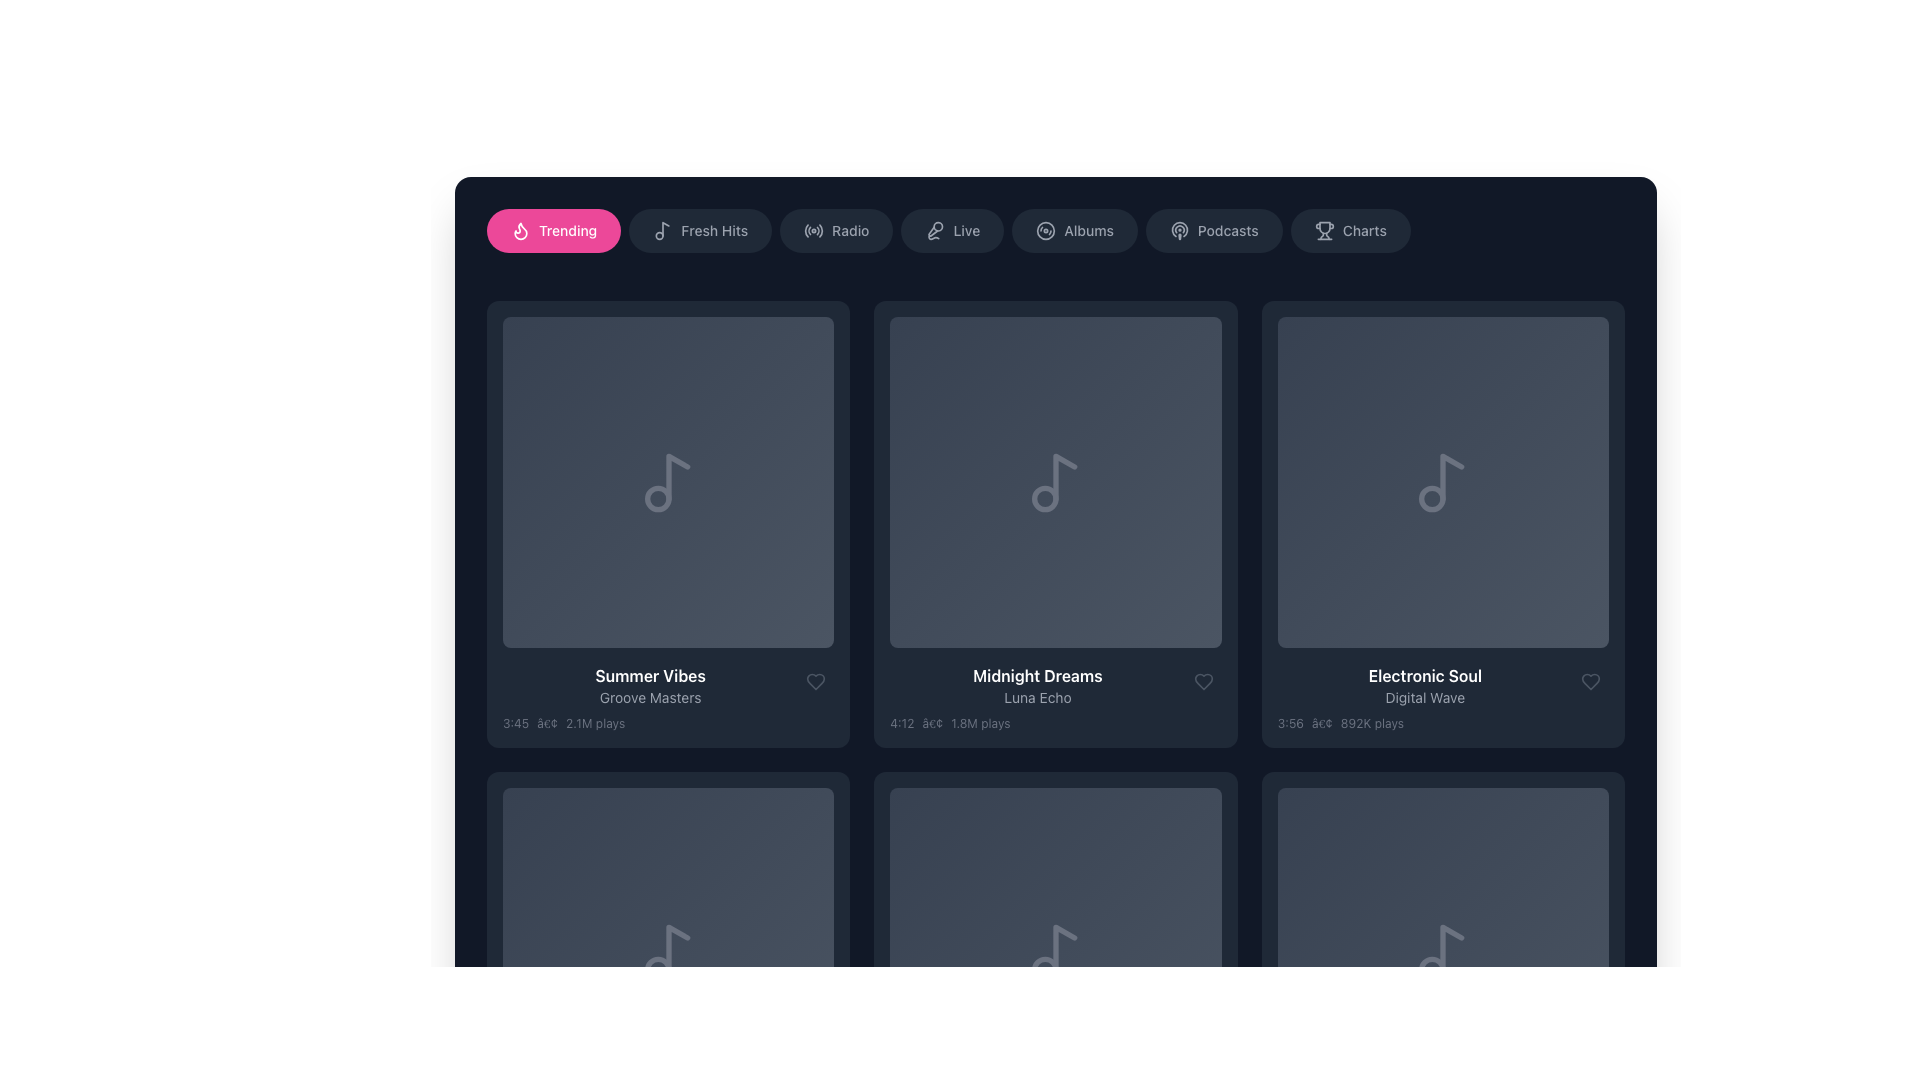 This screenshot has height=1080, width=1920. I want to click on the static text label indicating live content in the horizontal navigation bar at the top of the interface, which is located to the right of the microphone icon, so click(966, 230).